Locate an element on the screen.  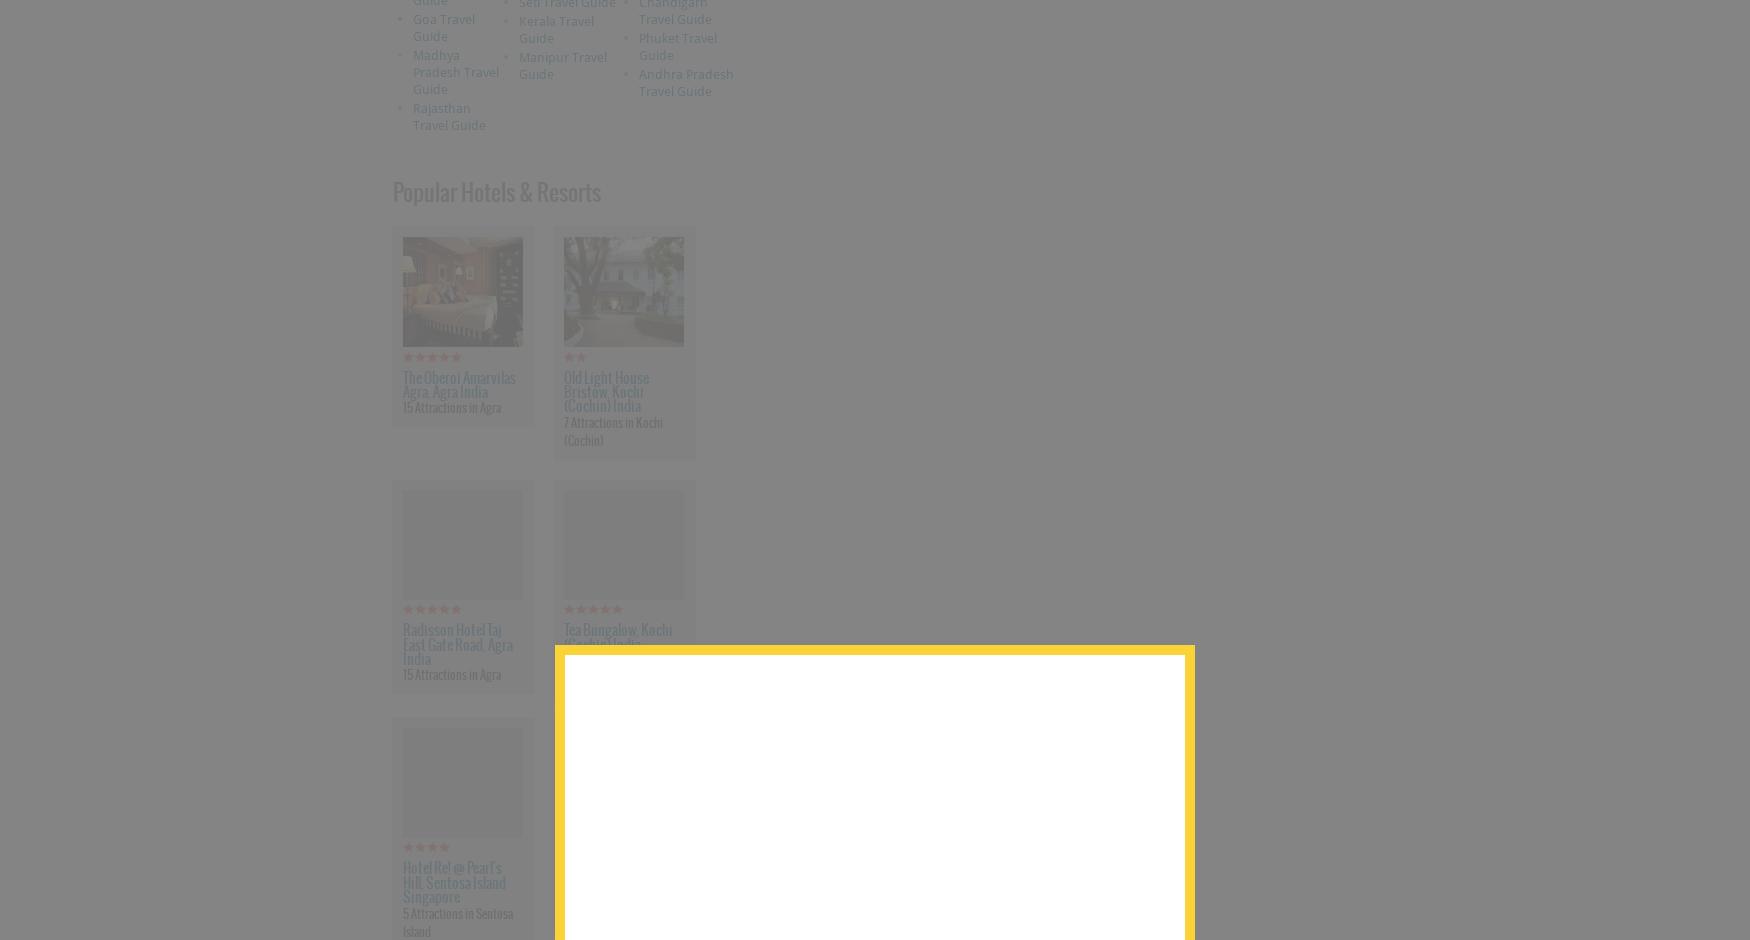
'Country Inn & Suites By Carlson, Pushkar India' is located at coordinates (620, 882).